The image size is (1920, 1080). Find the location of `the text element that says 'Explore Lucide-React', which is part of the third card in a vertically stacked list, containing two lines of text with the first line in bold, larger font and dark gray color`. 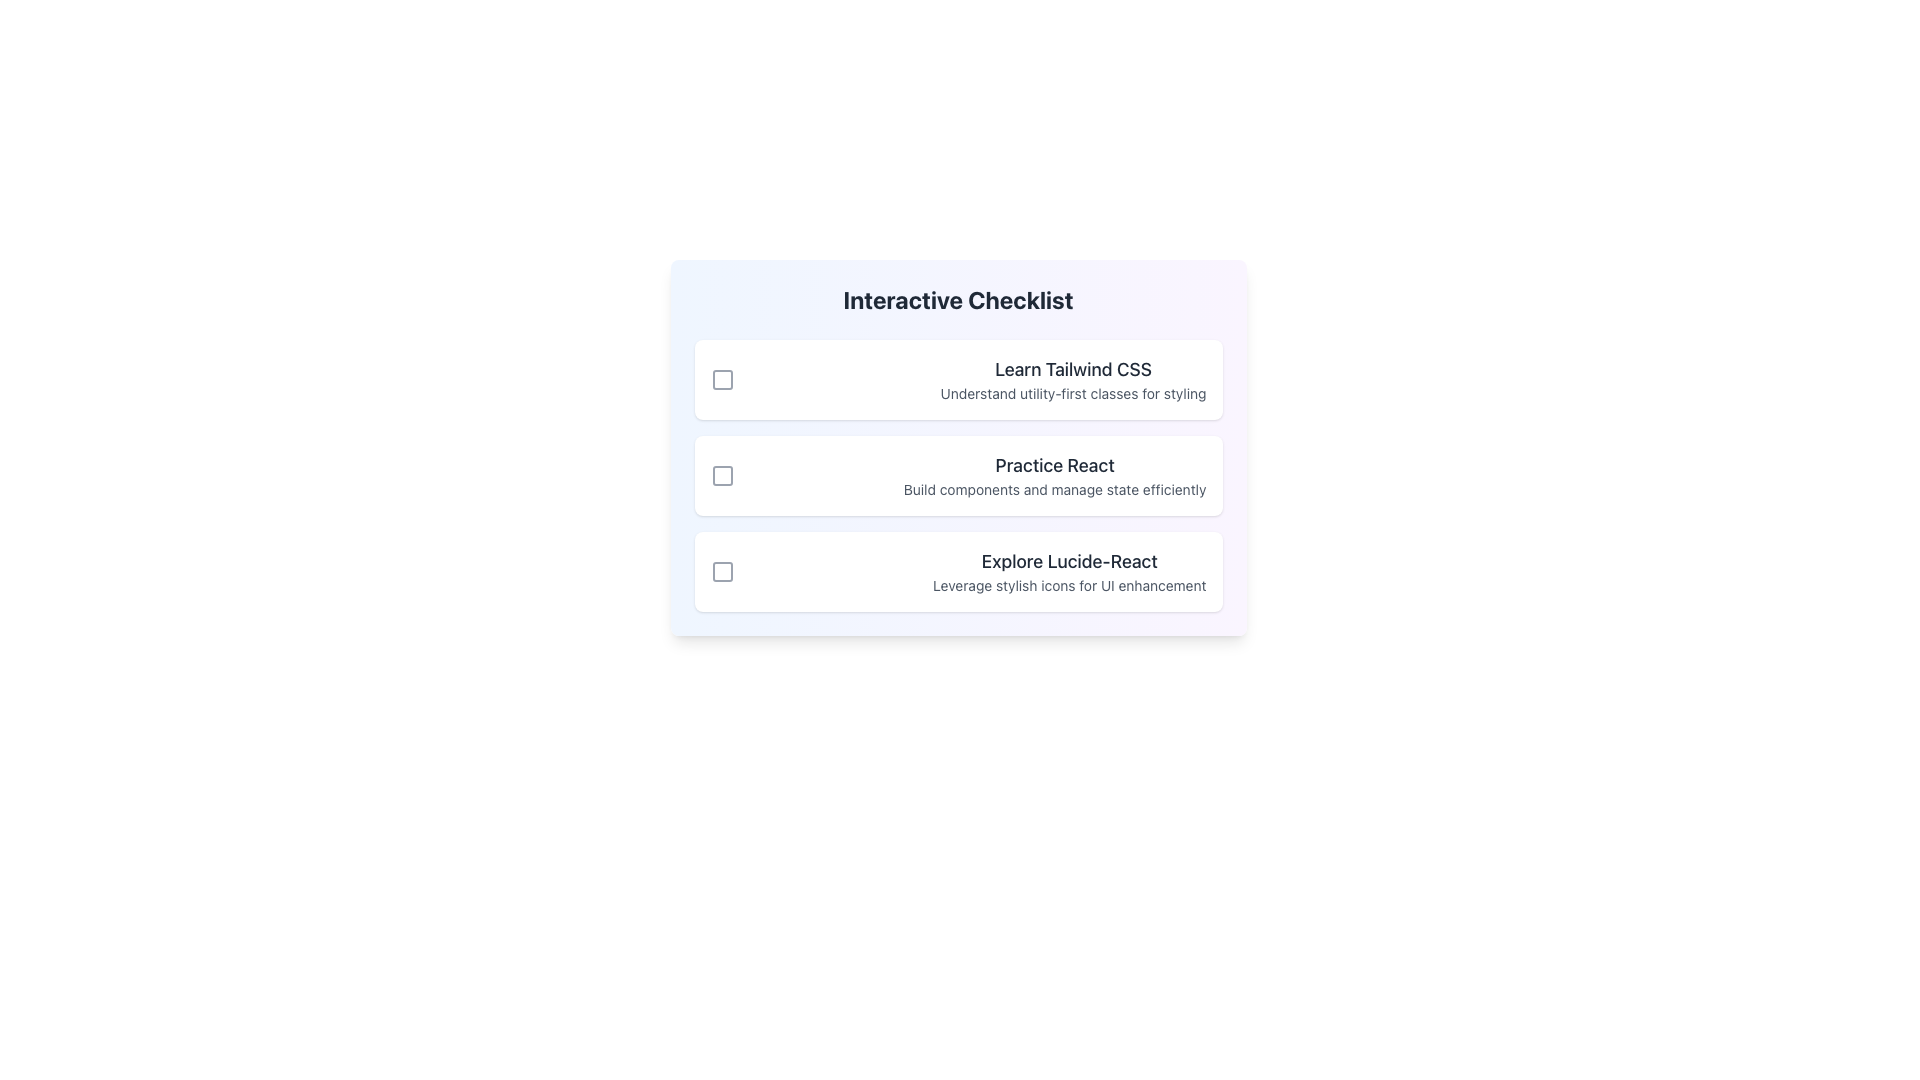

the text element that says 'Explore Lucide-React', which is part of the third card in a vertically stacked list, containing two lines of text with the first line in bold, larger font and dark gray color is located at coordinates (1068, 571).